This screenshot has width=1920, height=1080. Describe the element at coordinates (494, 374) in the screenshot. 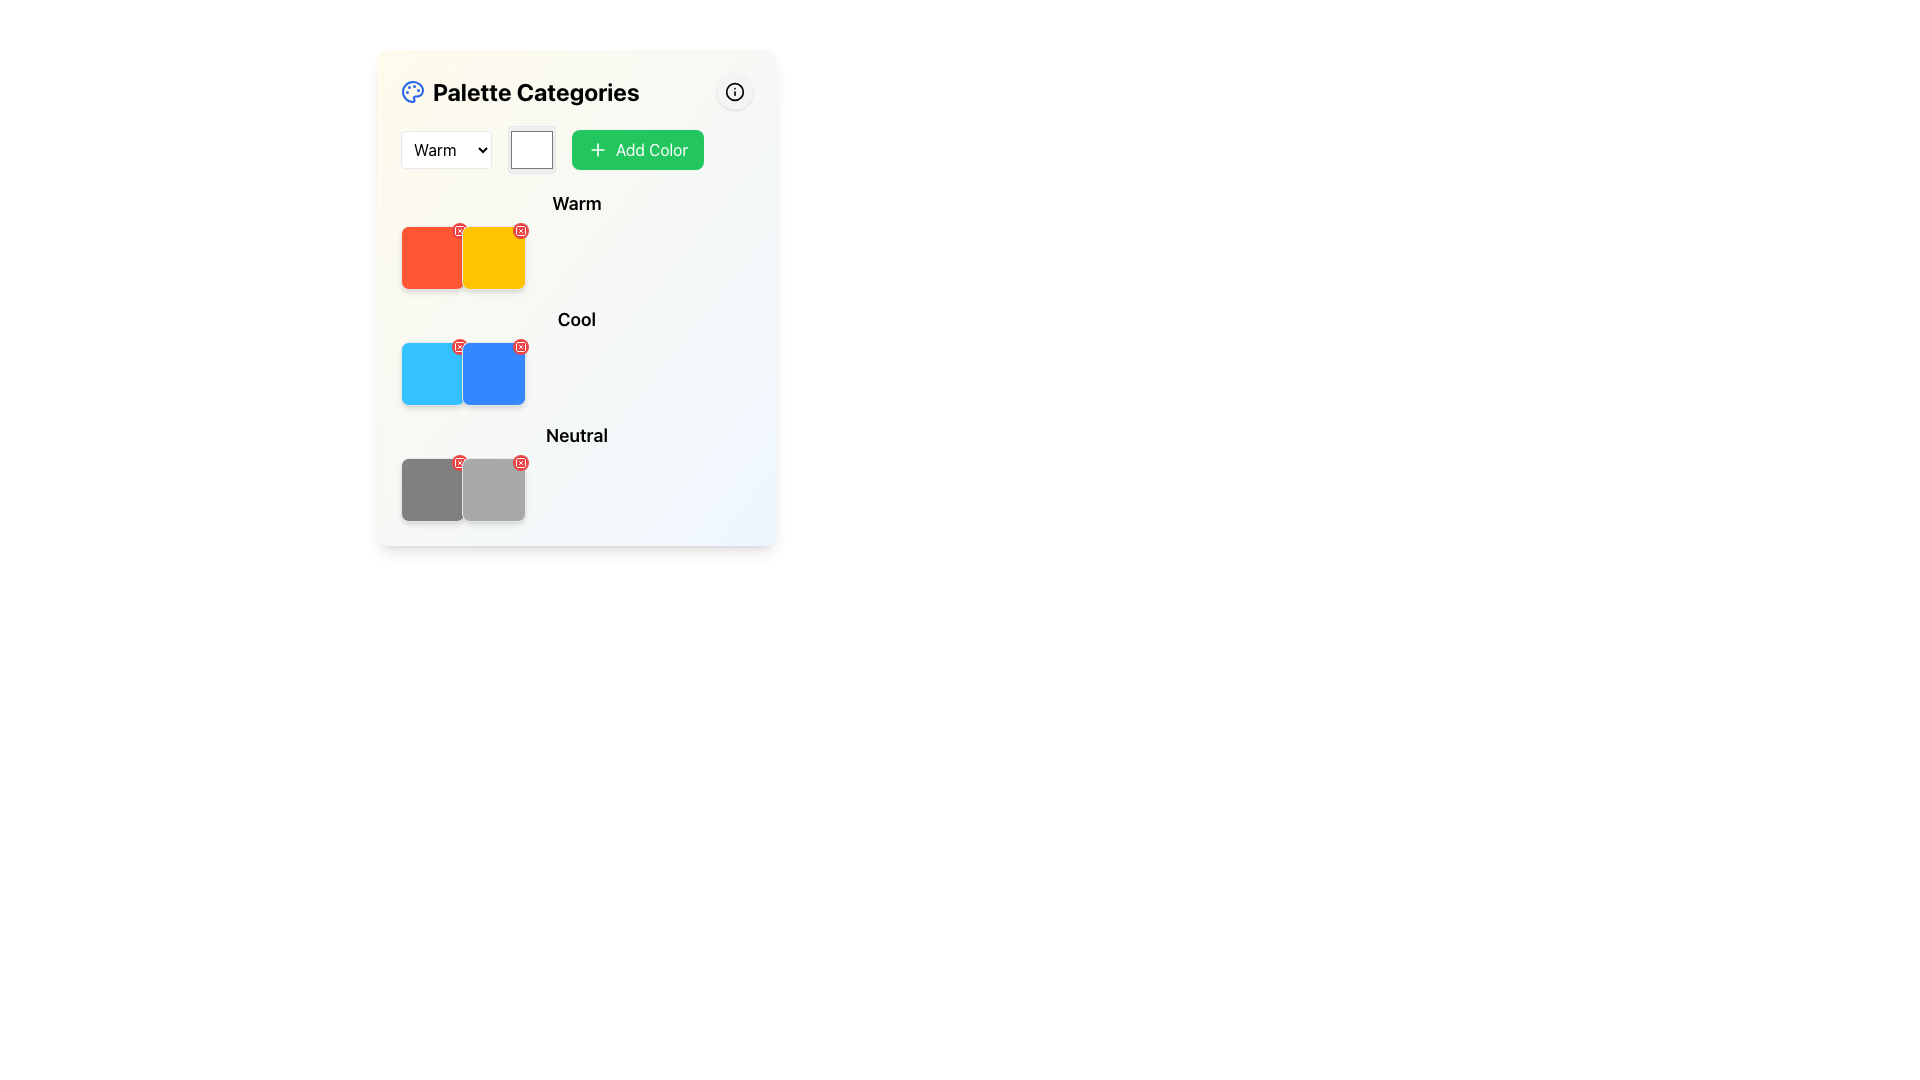

I see `the vivid blue square-shaped button with rounded corners that is the second button from the left in the 'Cool' group` at that location.